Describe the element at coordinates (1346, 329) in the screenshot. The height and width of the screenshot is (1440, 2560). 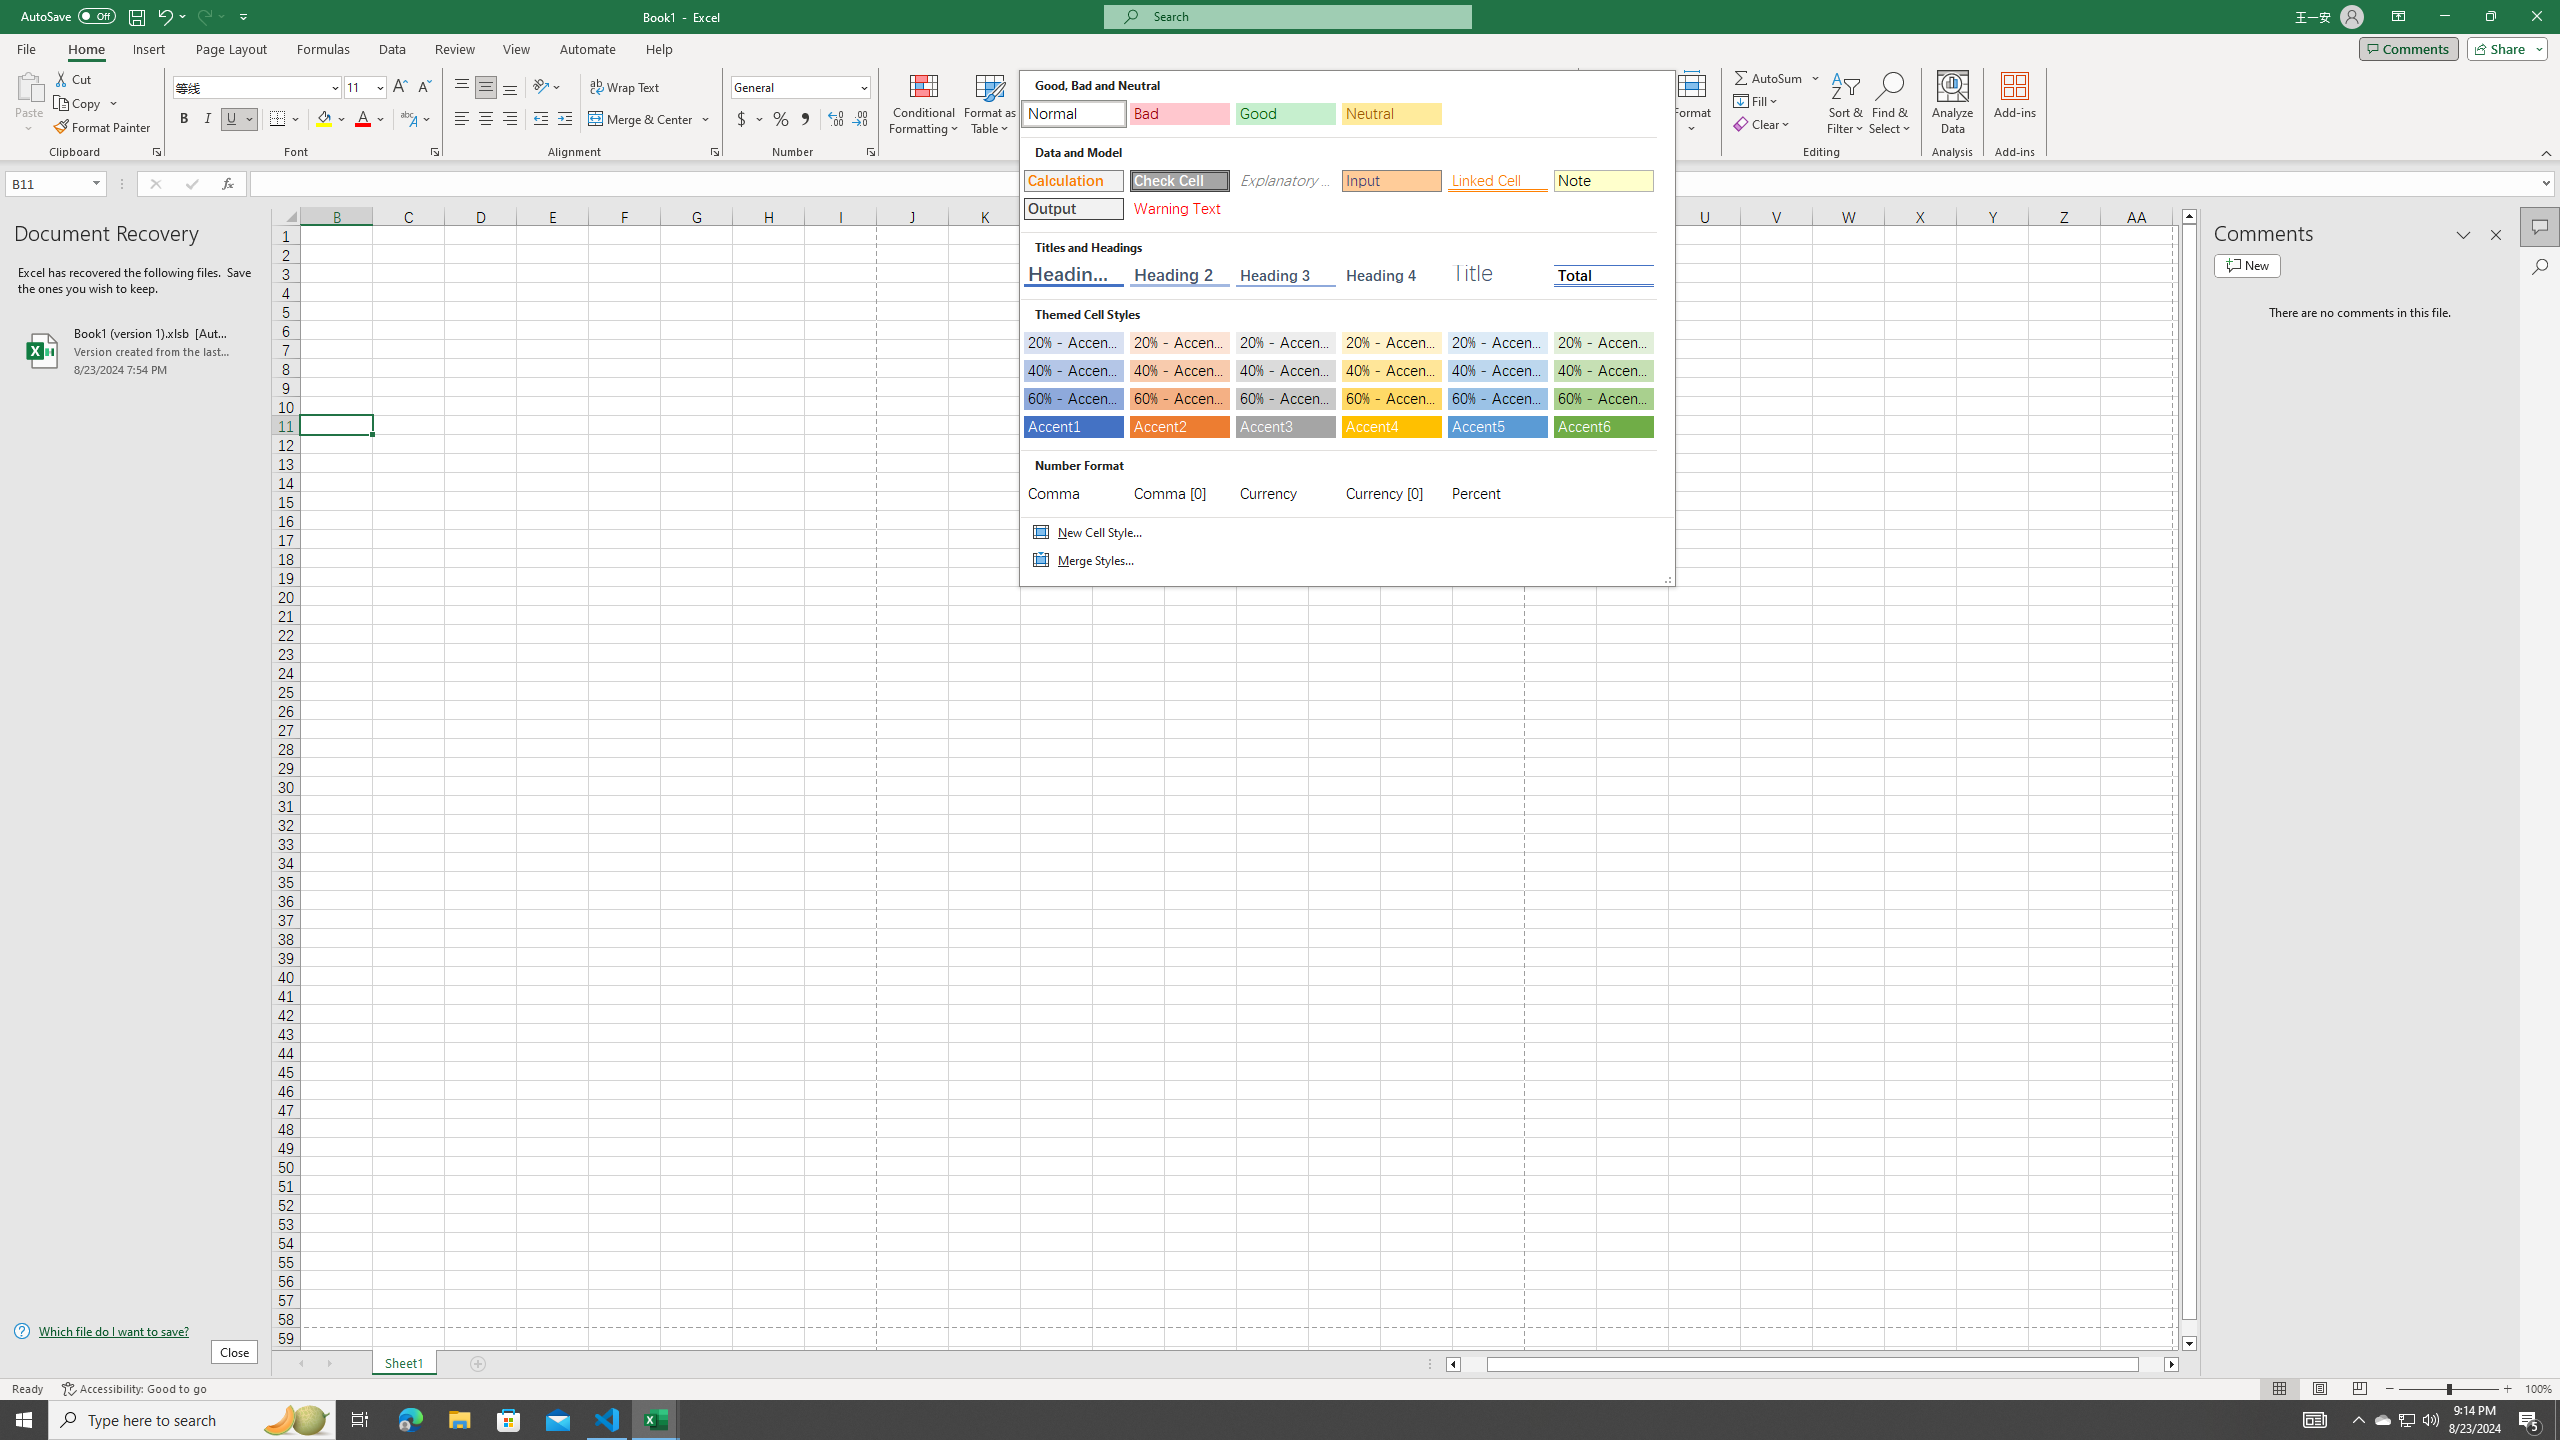
I see `'Class: Net UI Tool Window'` at that location.